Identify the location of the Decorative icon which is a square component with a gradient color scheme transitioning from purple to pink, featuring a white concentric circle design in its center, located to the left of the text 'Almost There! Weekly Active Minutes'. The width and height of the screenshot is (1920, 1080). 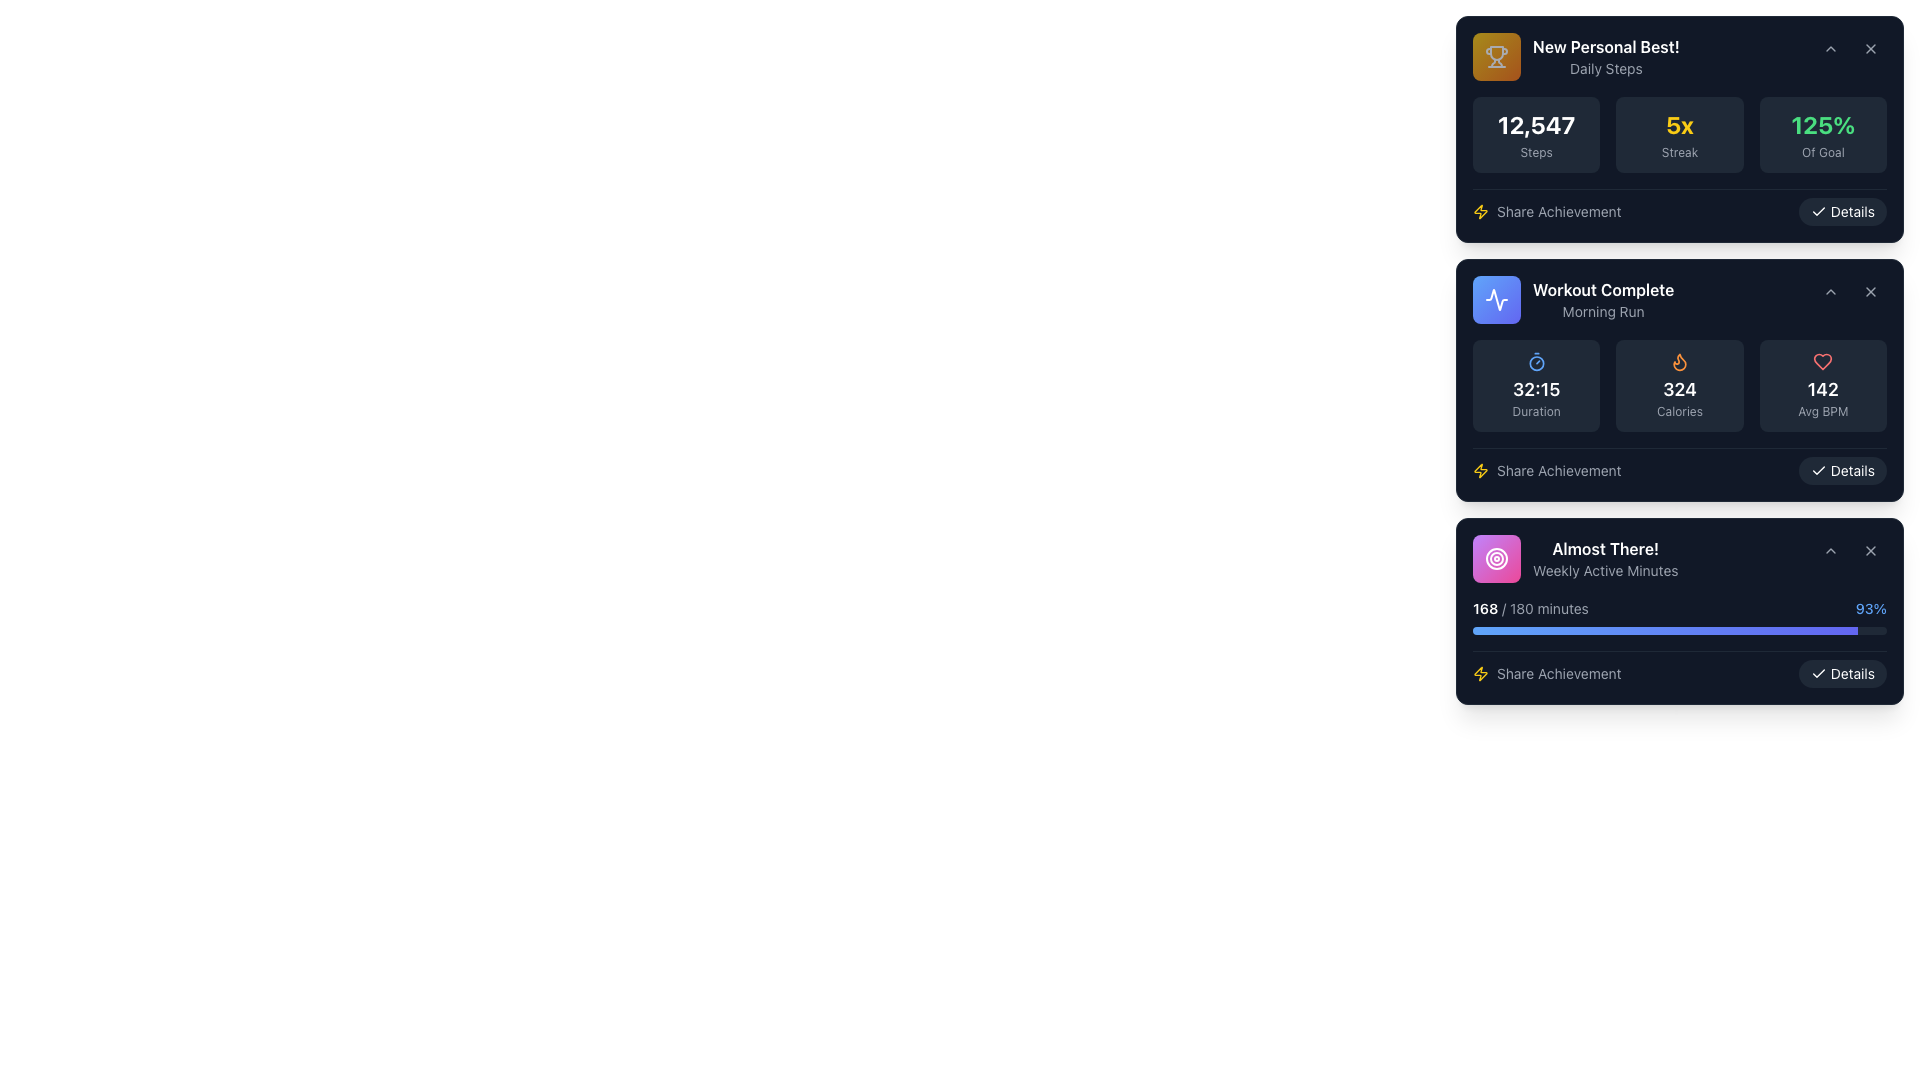
(1497, 559).